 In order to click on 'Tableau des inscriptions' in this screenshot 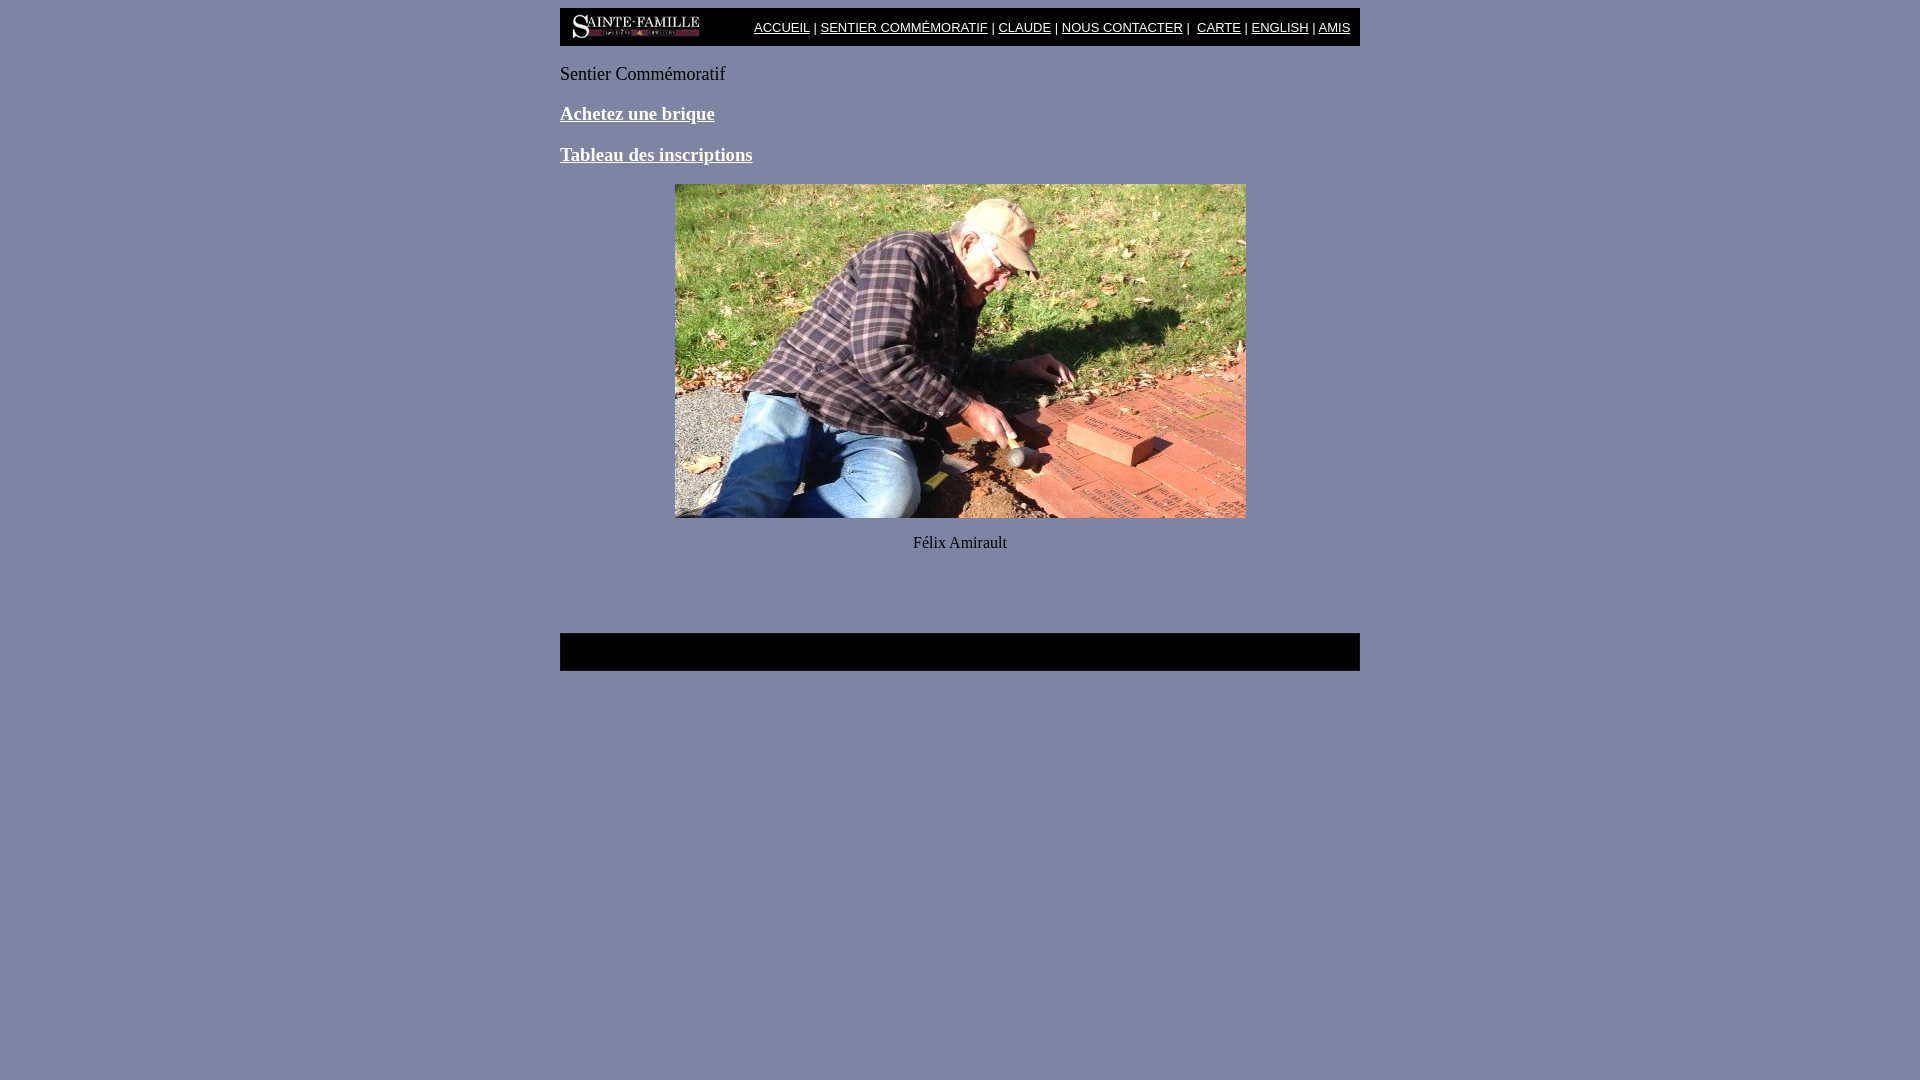, I will do `click(560, 153)`.